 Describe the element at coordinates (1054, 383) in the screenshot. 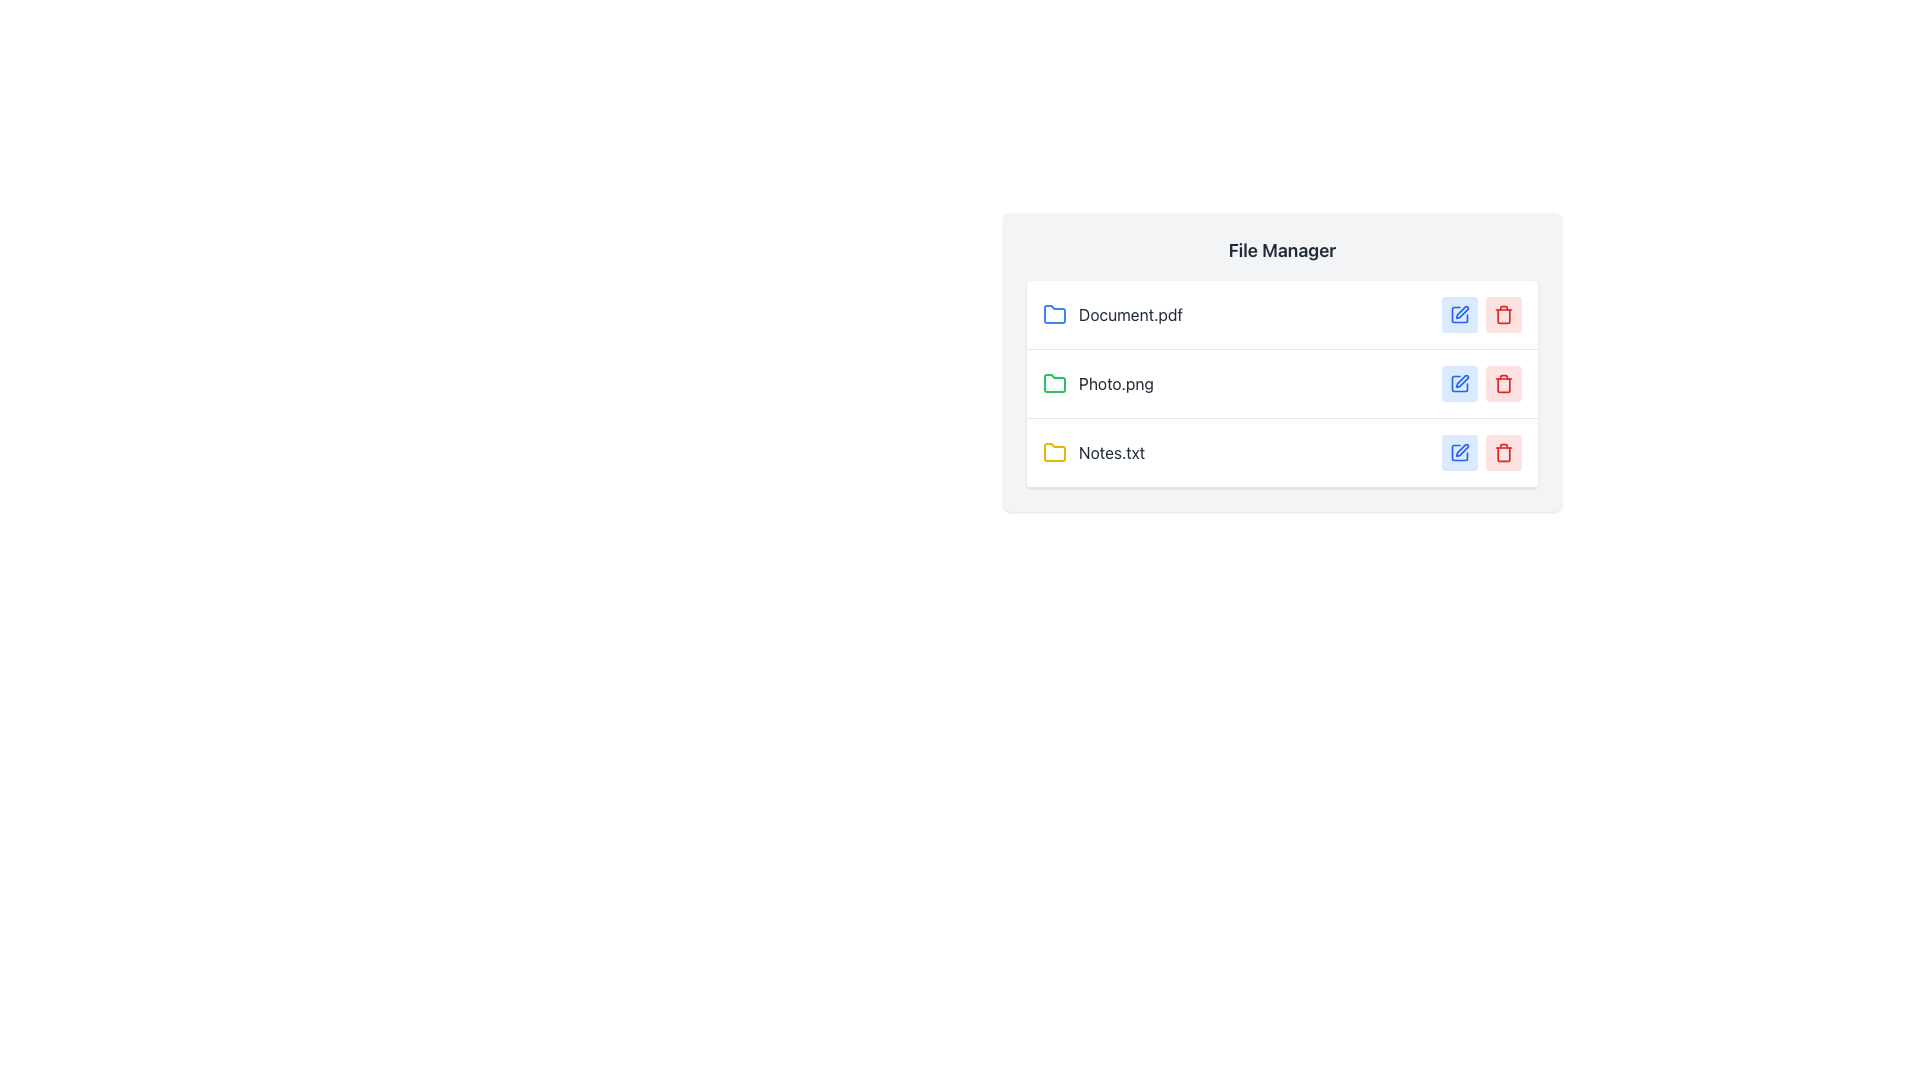

I see `the folder icon with a green outline that is part of the row for the file 'Photo.png'` at that location.